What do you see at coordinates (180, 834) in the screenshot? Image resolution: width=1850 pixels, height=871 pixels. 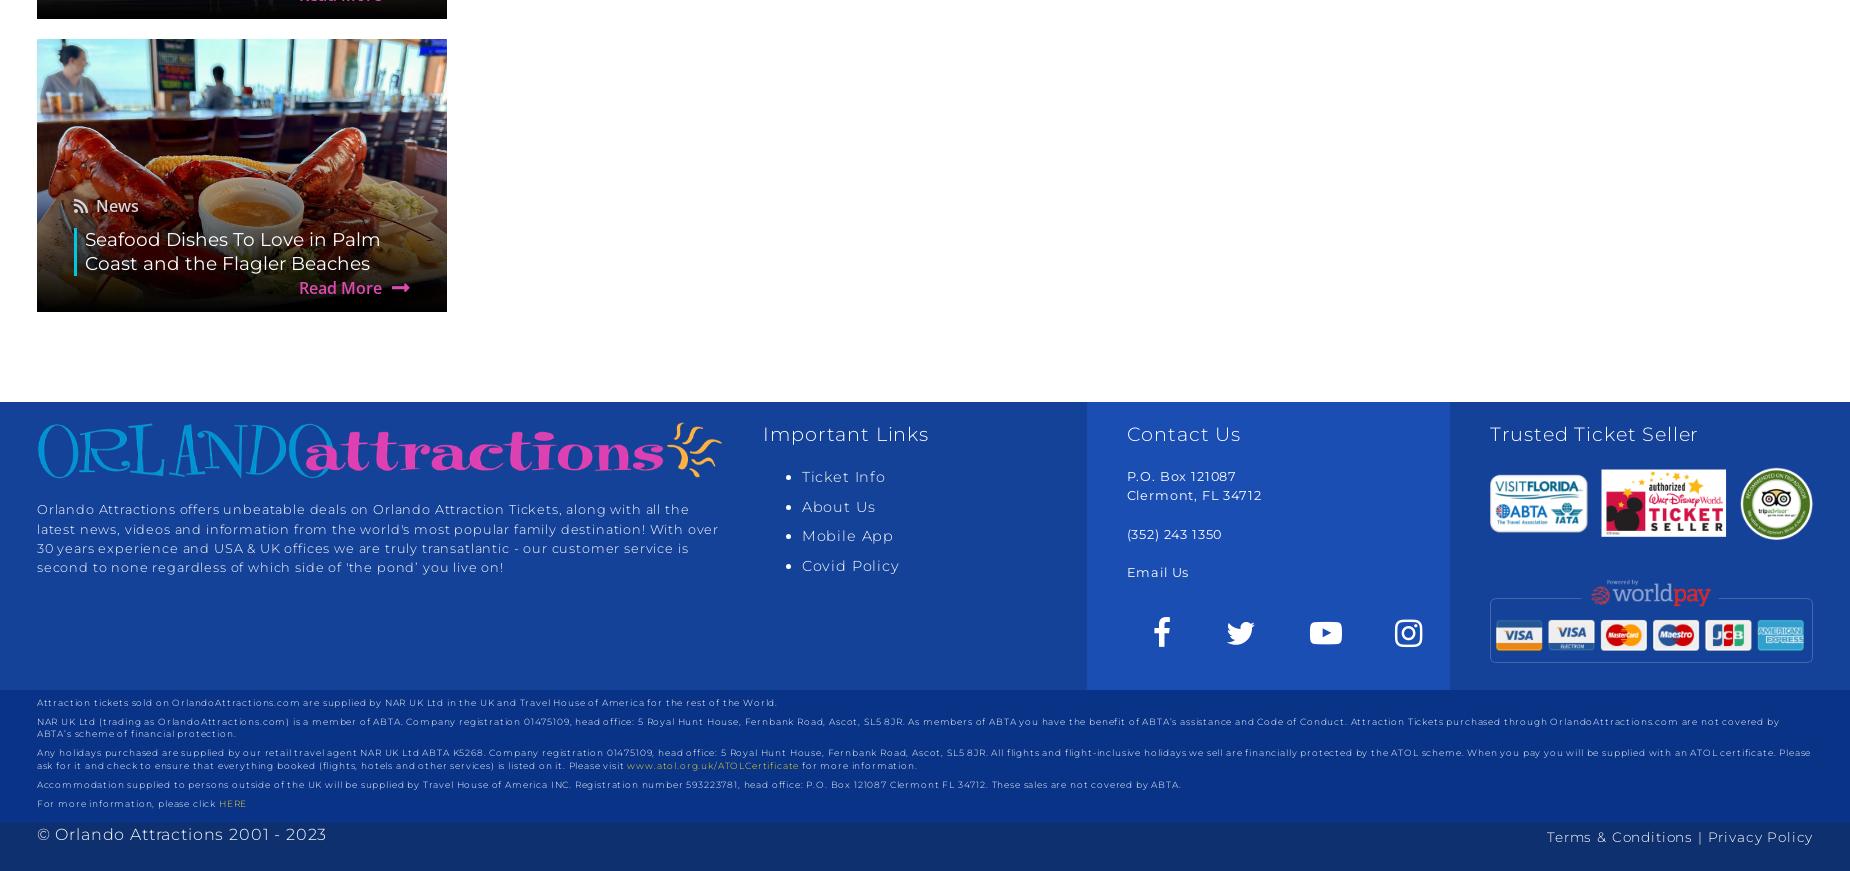 I see `'© Orlando Attractions 2001 - 2023'` at bounding box center [180, 834].